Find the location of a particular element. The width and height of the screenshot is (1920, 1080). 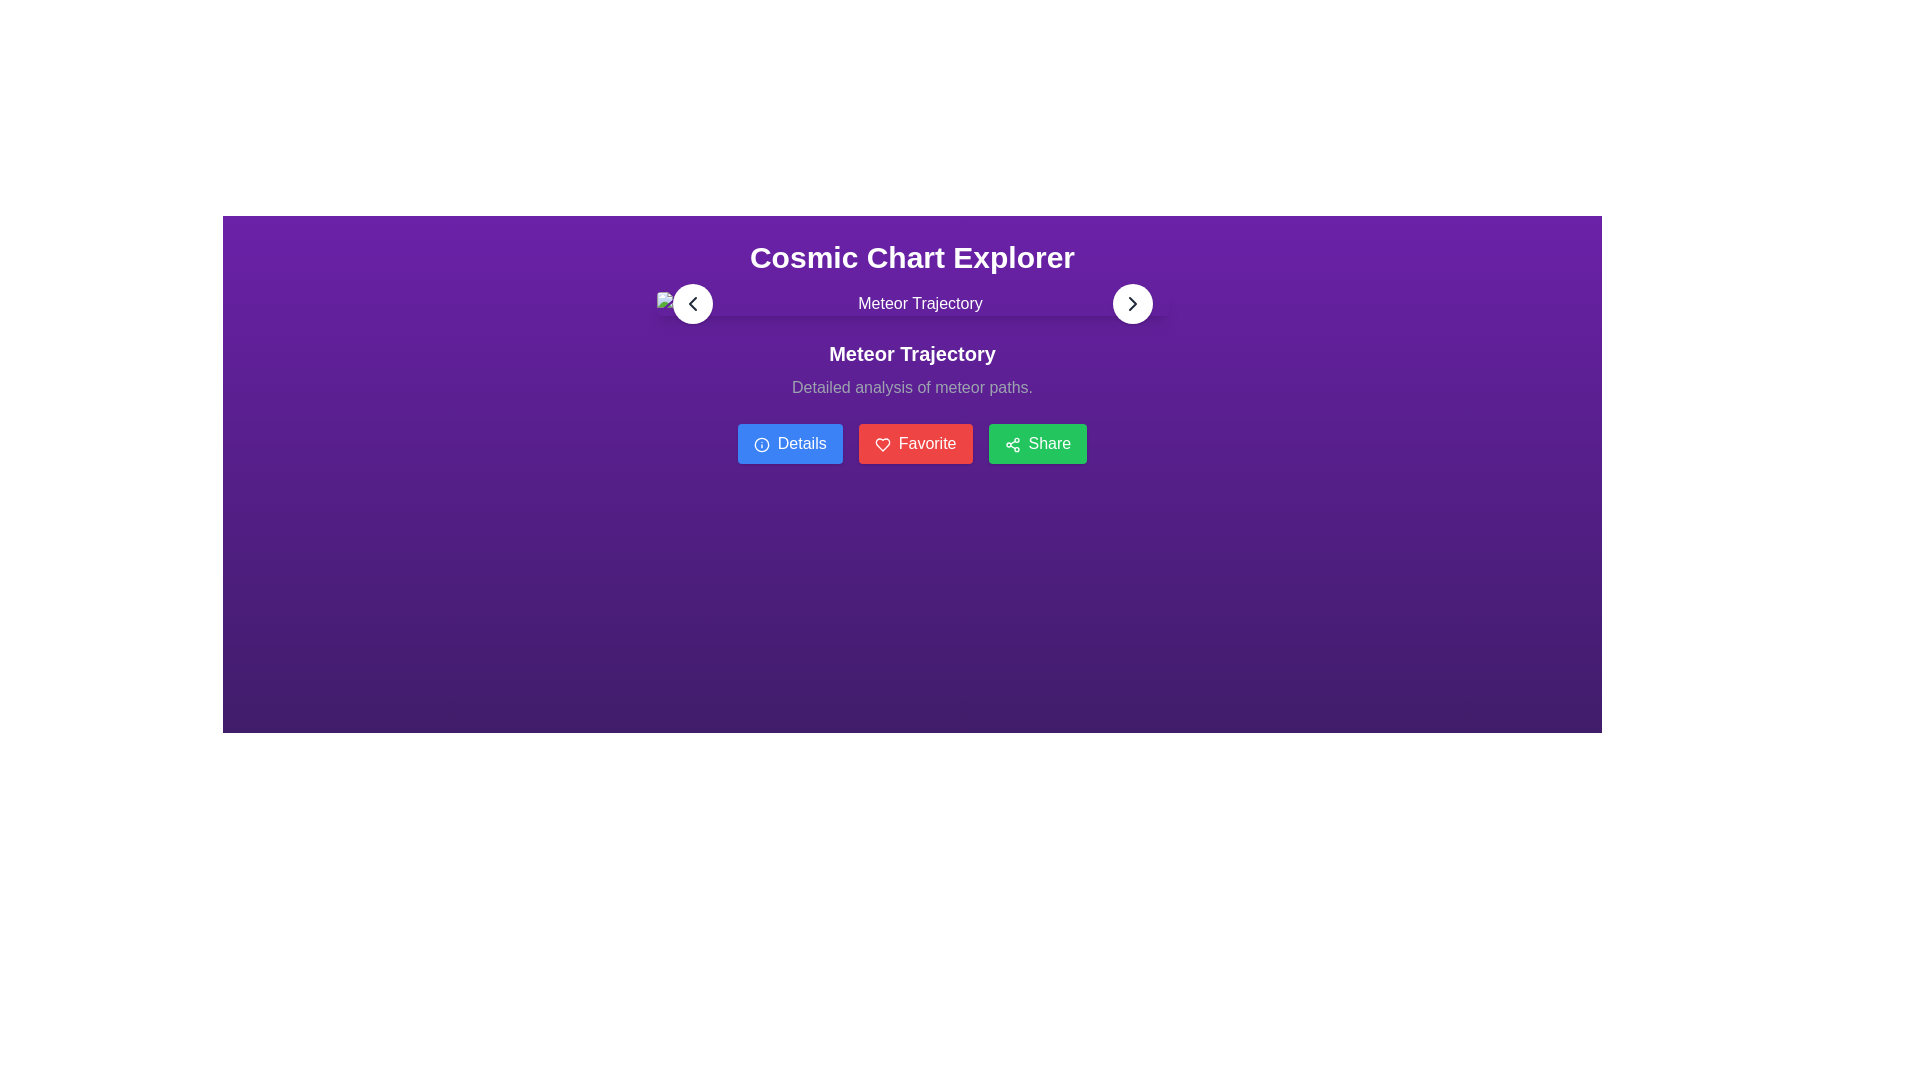

the circular button with a white background featuring a leftward-pointing arrow icon is located at coordinates (692, 304).